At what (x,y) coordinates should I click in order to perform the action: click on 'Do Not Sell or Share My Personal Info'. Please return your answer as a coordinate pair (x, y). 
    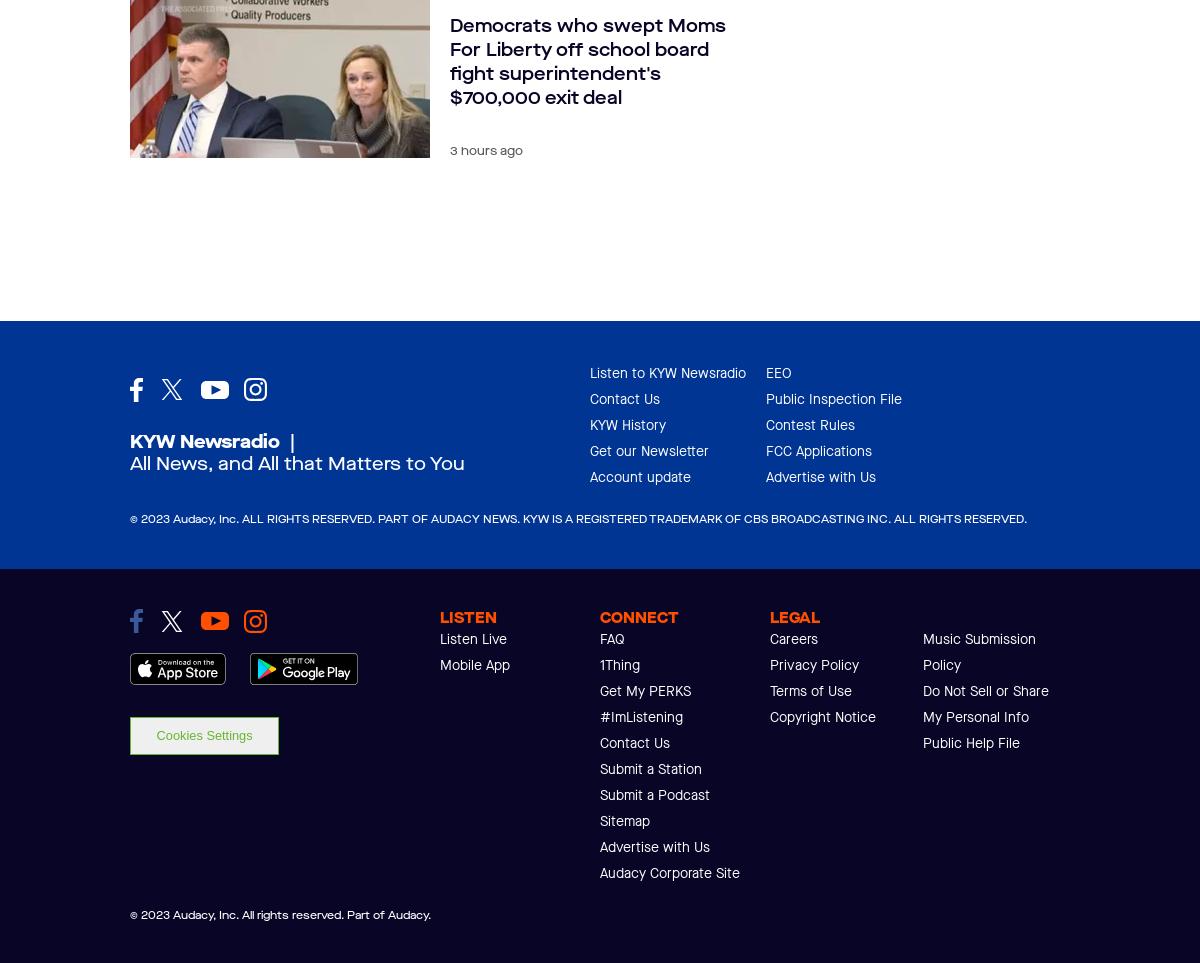
    Looking at the image, I should click on (986, 703).